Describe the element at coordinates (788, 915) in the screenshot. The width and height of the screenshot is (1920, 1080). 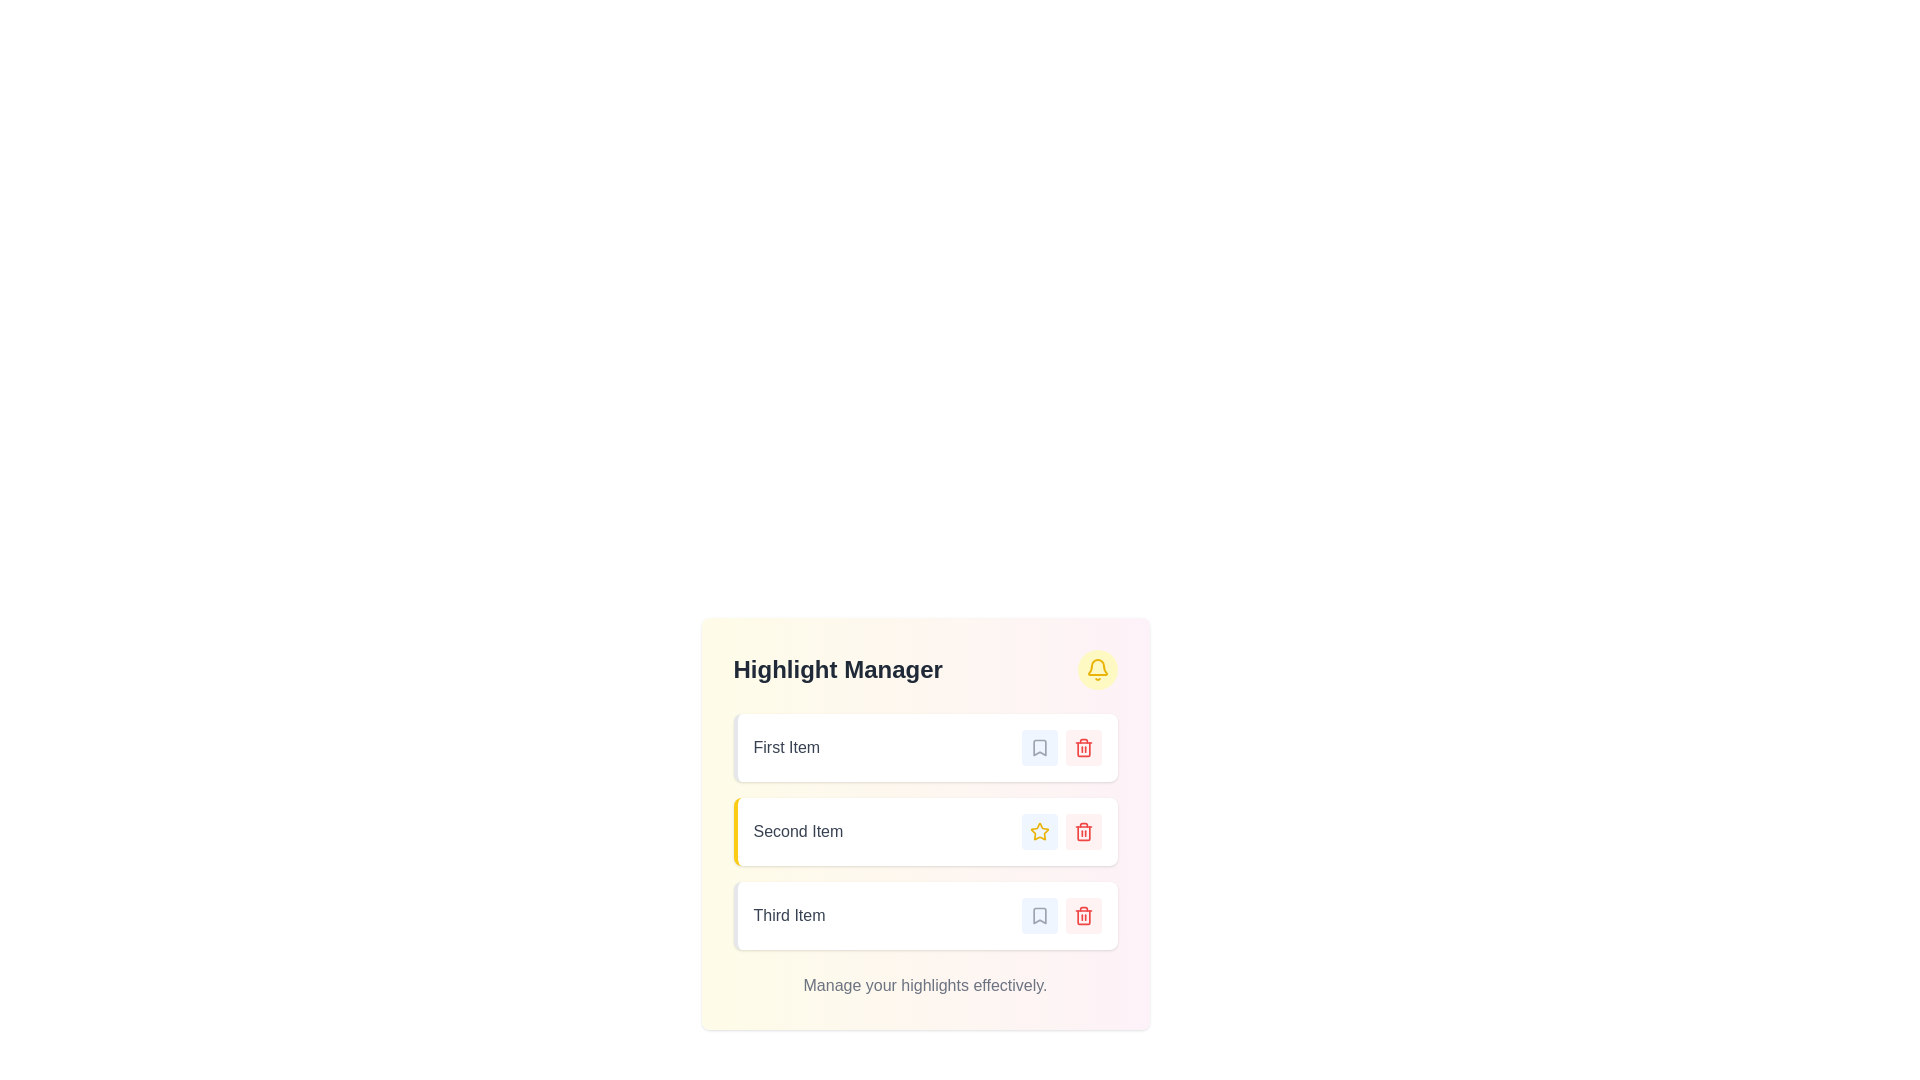
I see `the text label displaying 'Third Item', which is styled with gray color and medium font weight, located in the third interactive card of the list-like interface` at that location.